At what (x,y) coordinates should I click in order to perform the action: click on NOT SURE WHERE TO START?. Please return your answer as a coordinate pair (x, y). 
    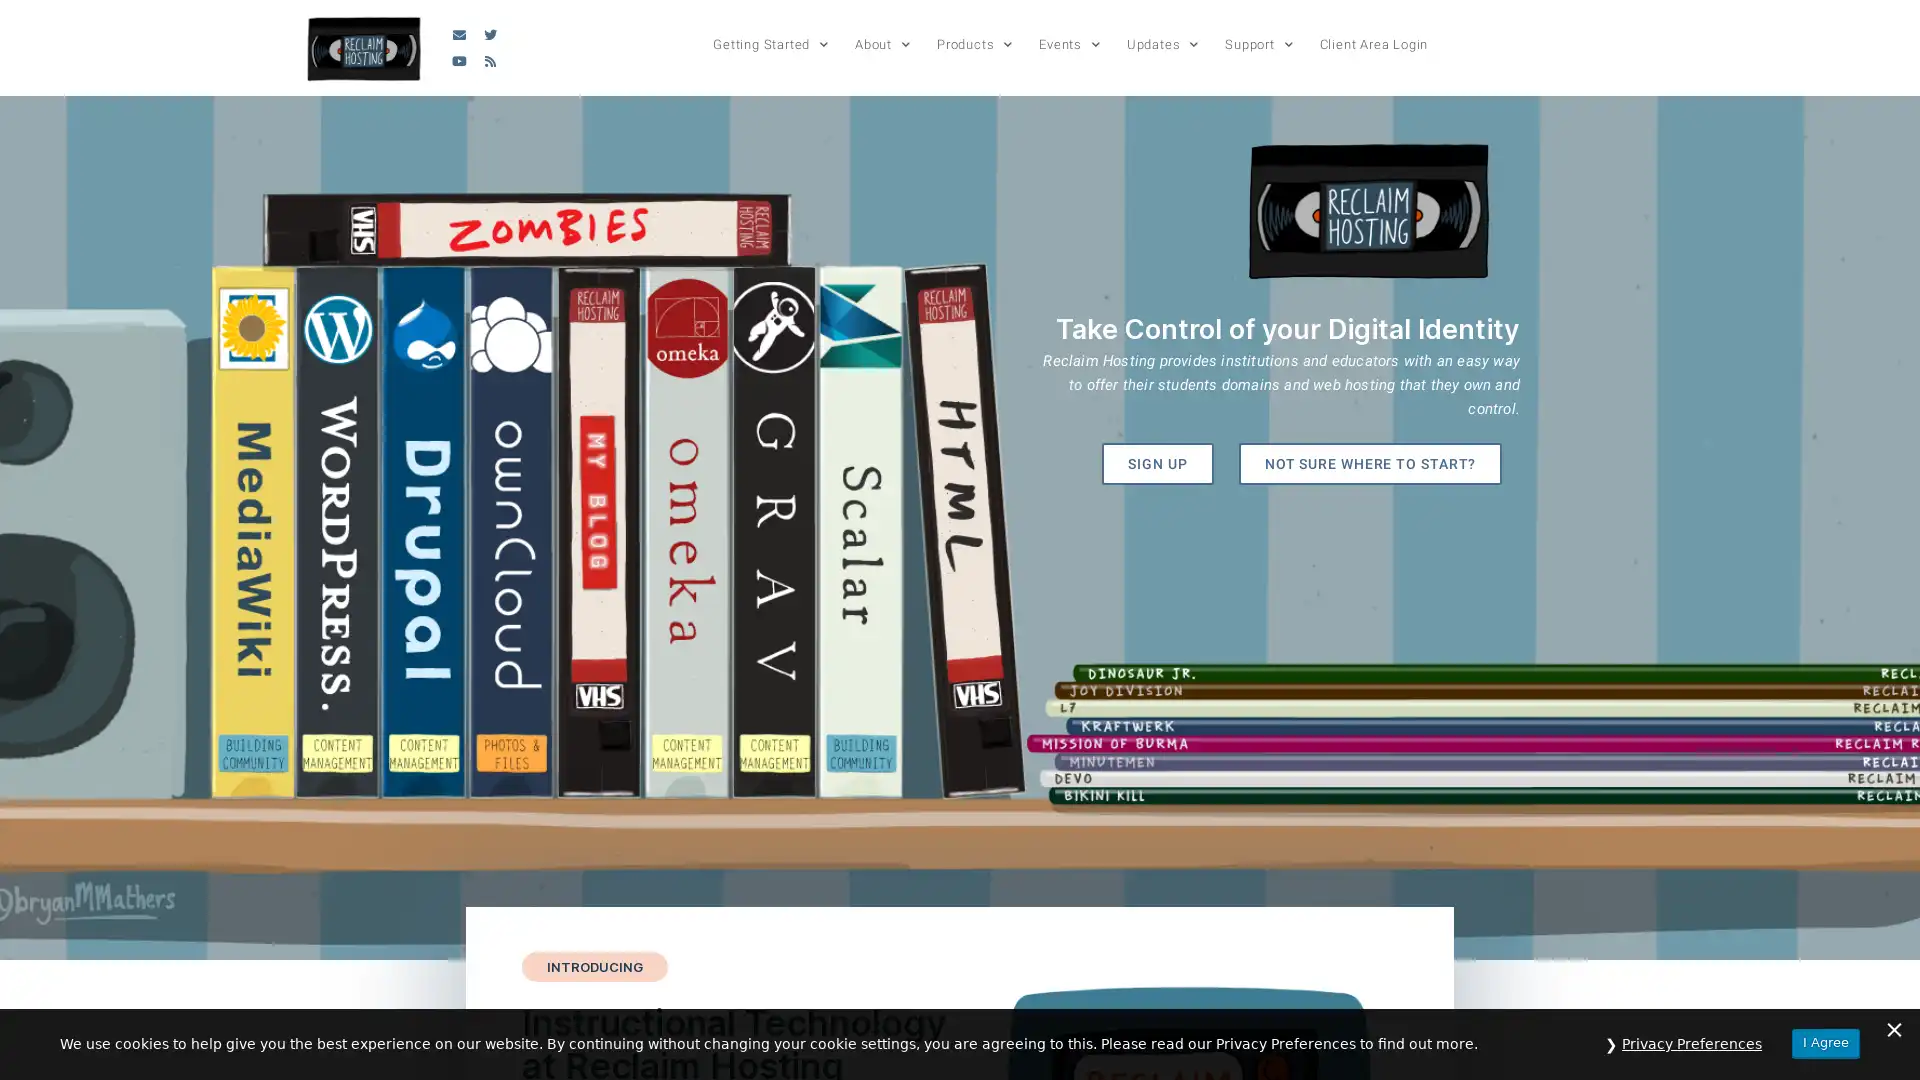
    Looking at the image, I should click on (1368, 463).